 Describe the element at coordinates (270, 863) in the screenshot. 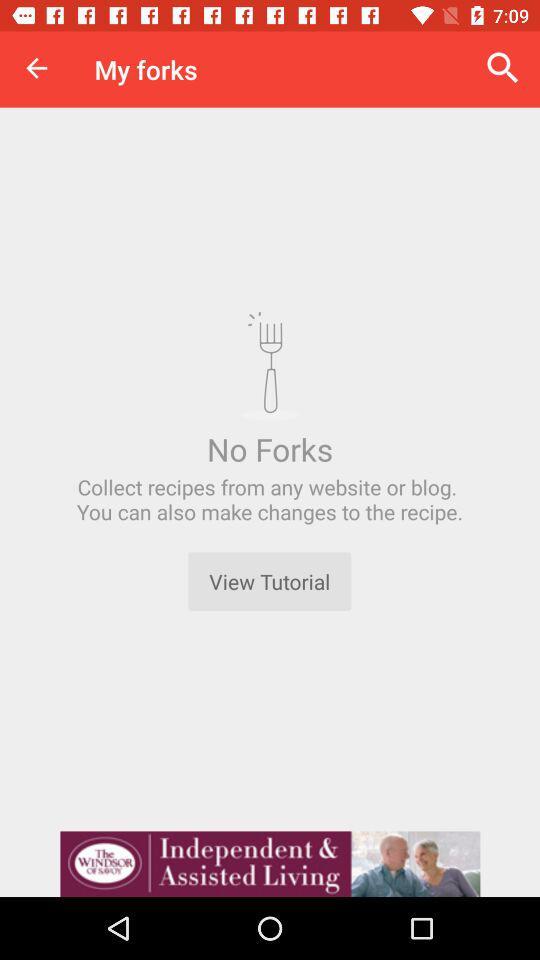

I see `opens the advertisement` at that location.